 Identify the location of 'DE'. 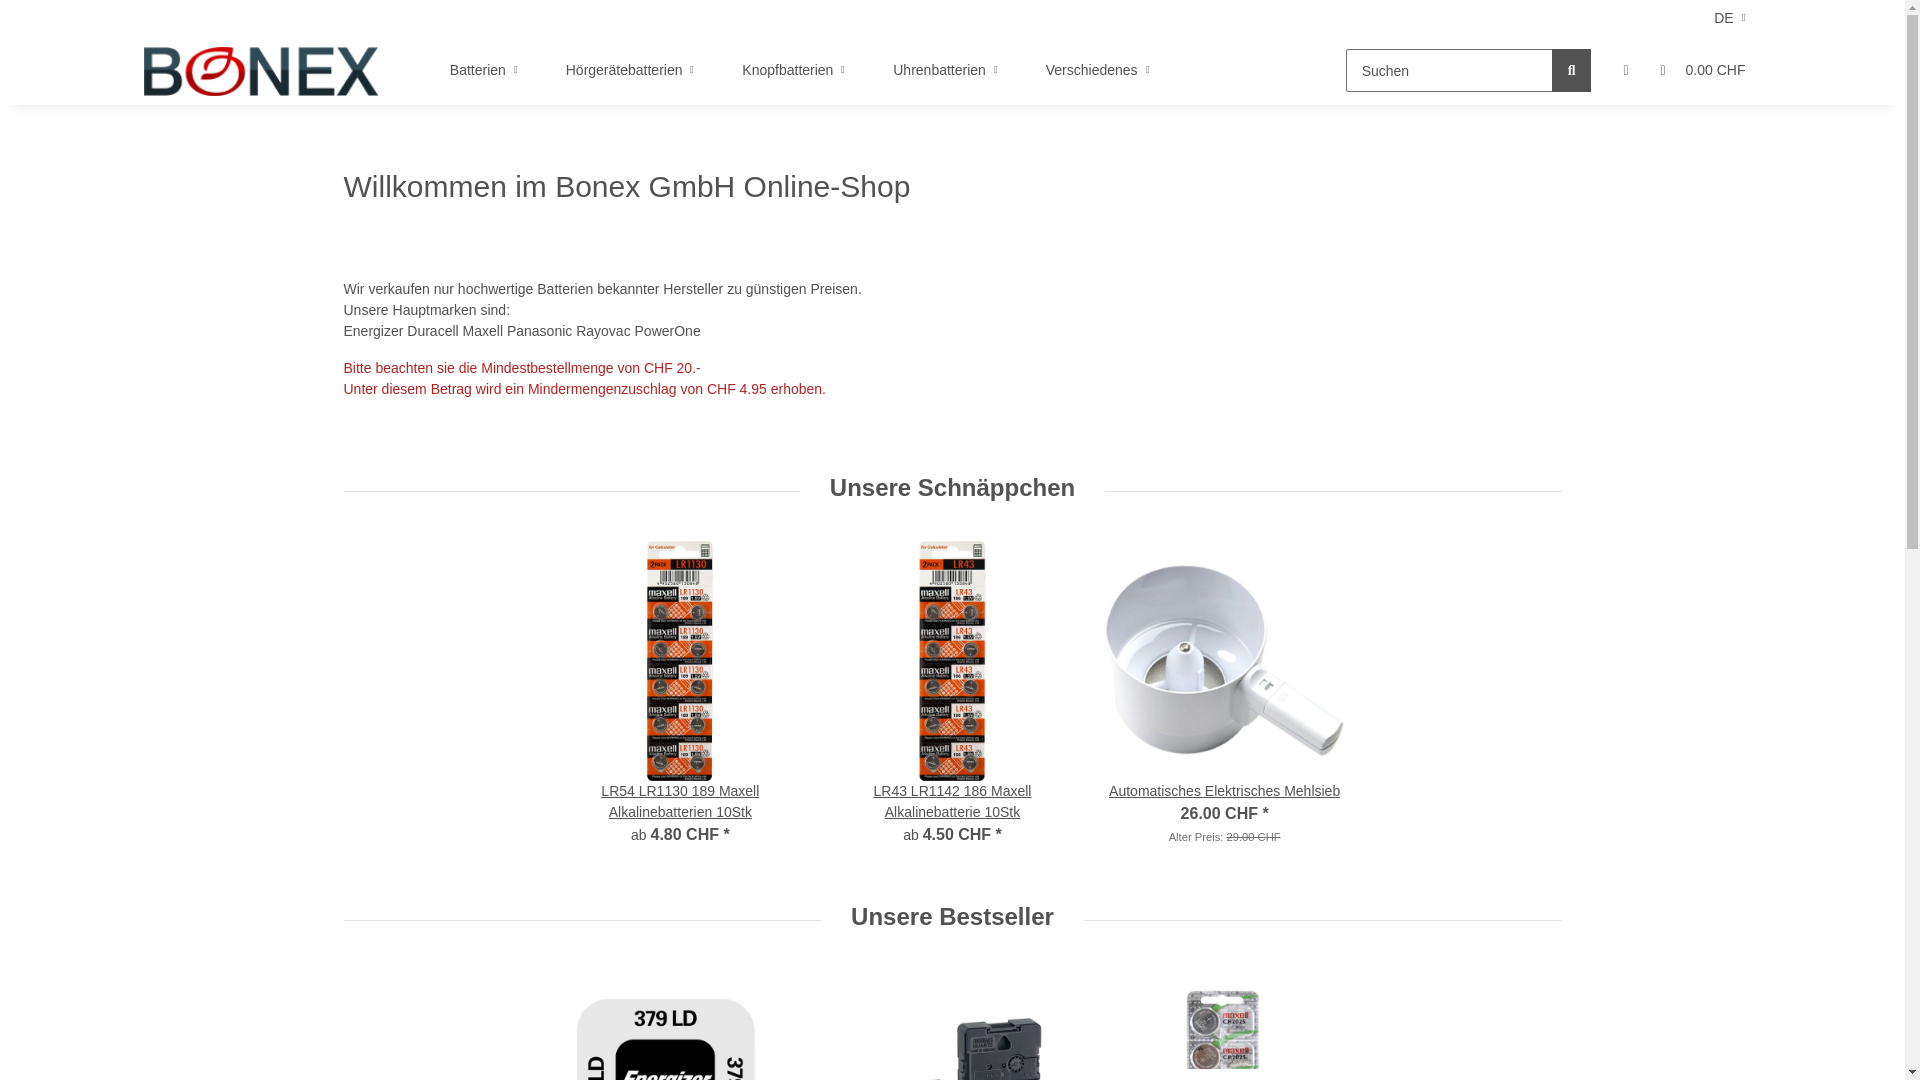
(1728, 18).